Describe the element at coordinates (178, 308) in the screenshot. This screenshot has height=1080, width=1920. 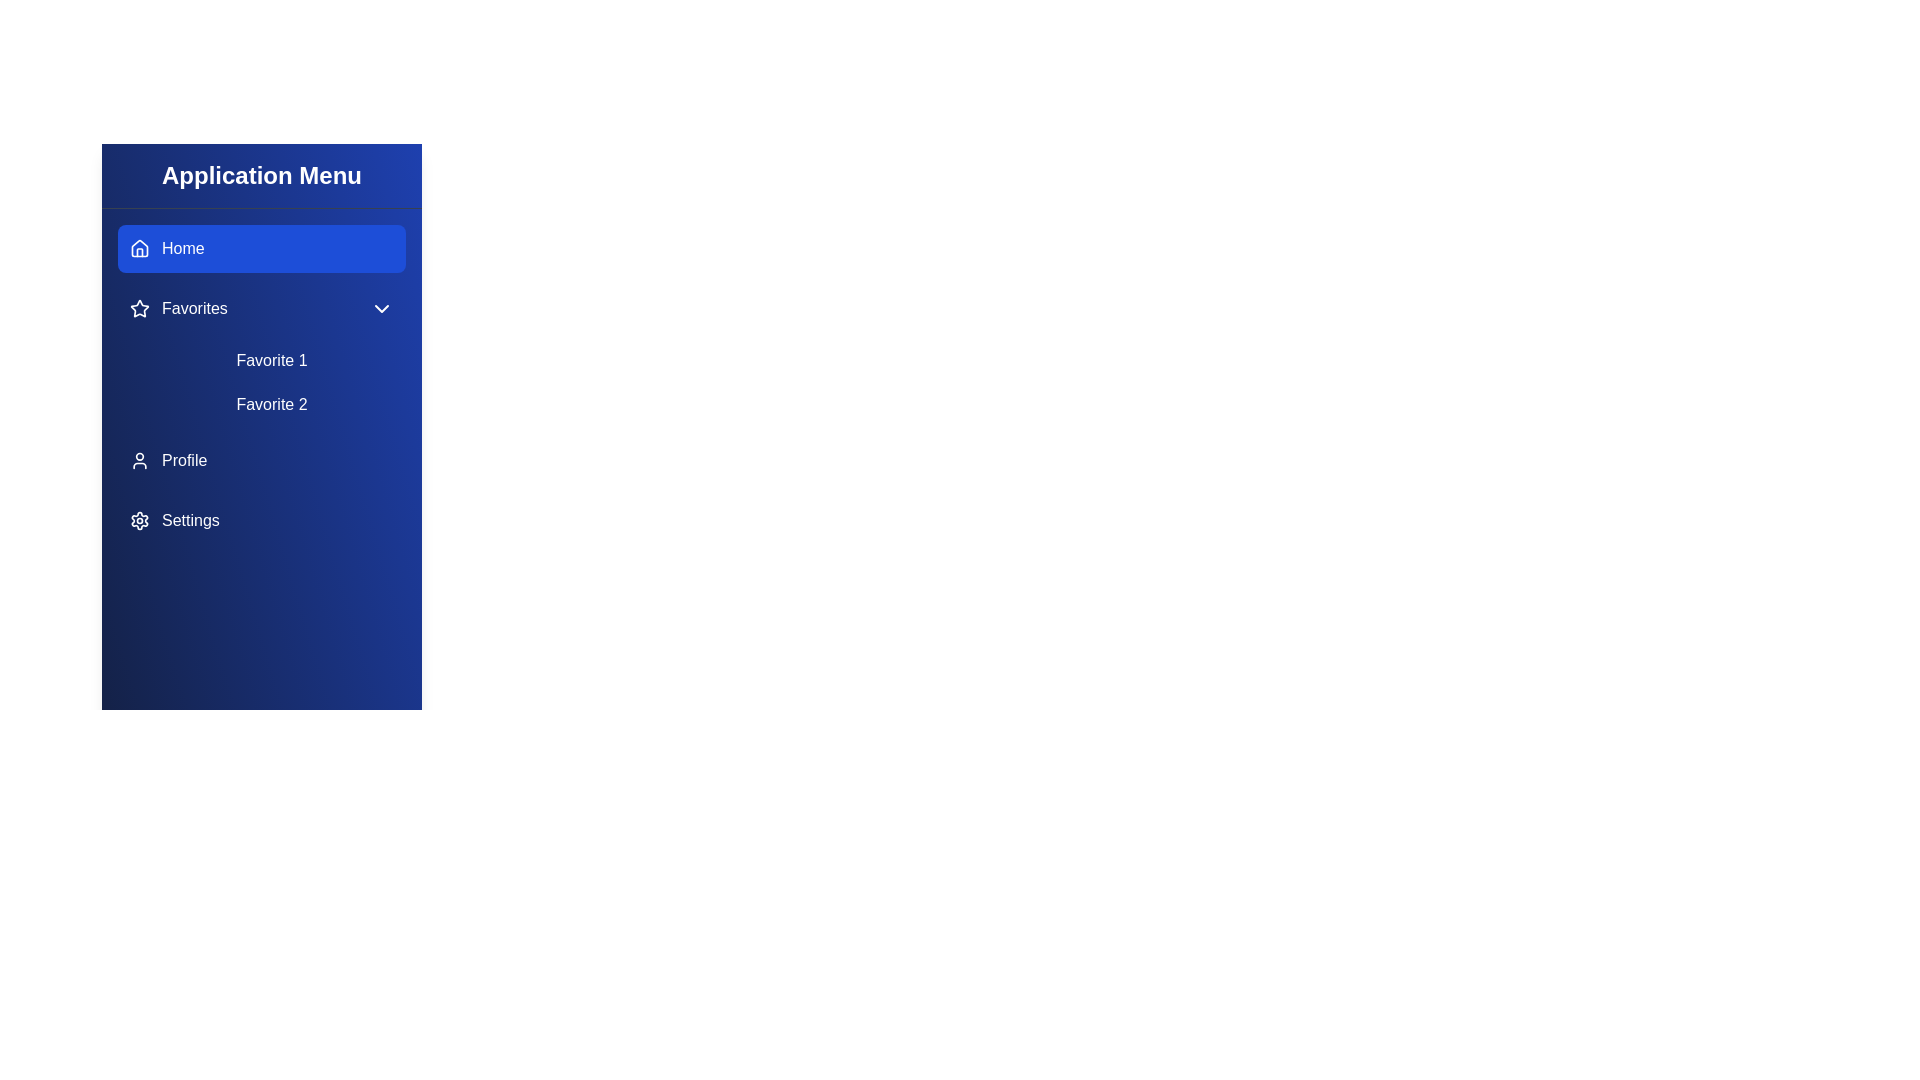
I see `the 'Favorites' navigation item, which includes a star icon and is styled in white on a dark blue background` at that location.